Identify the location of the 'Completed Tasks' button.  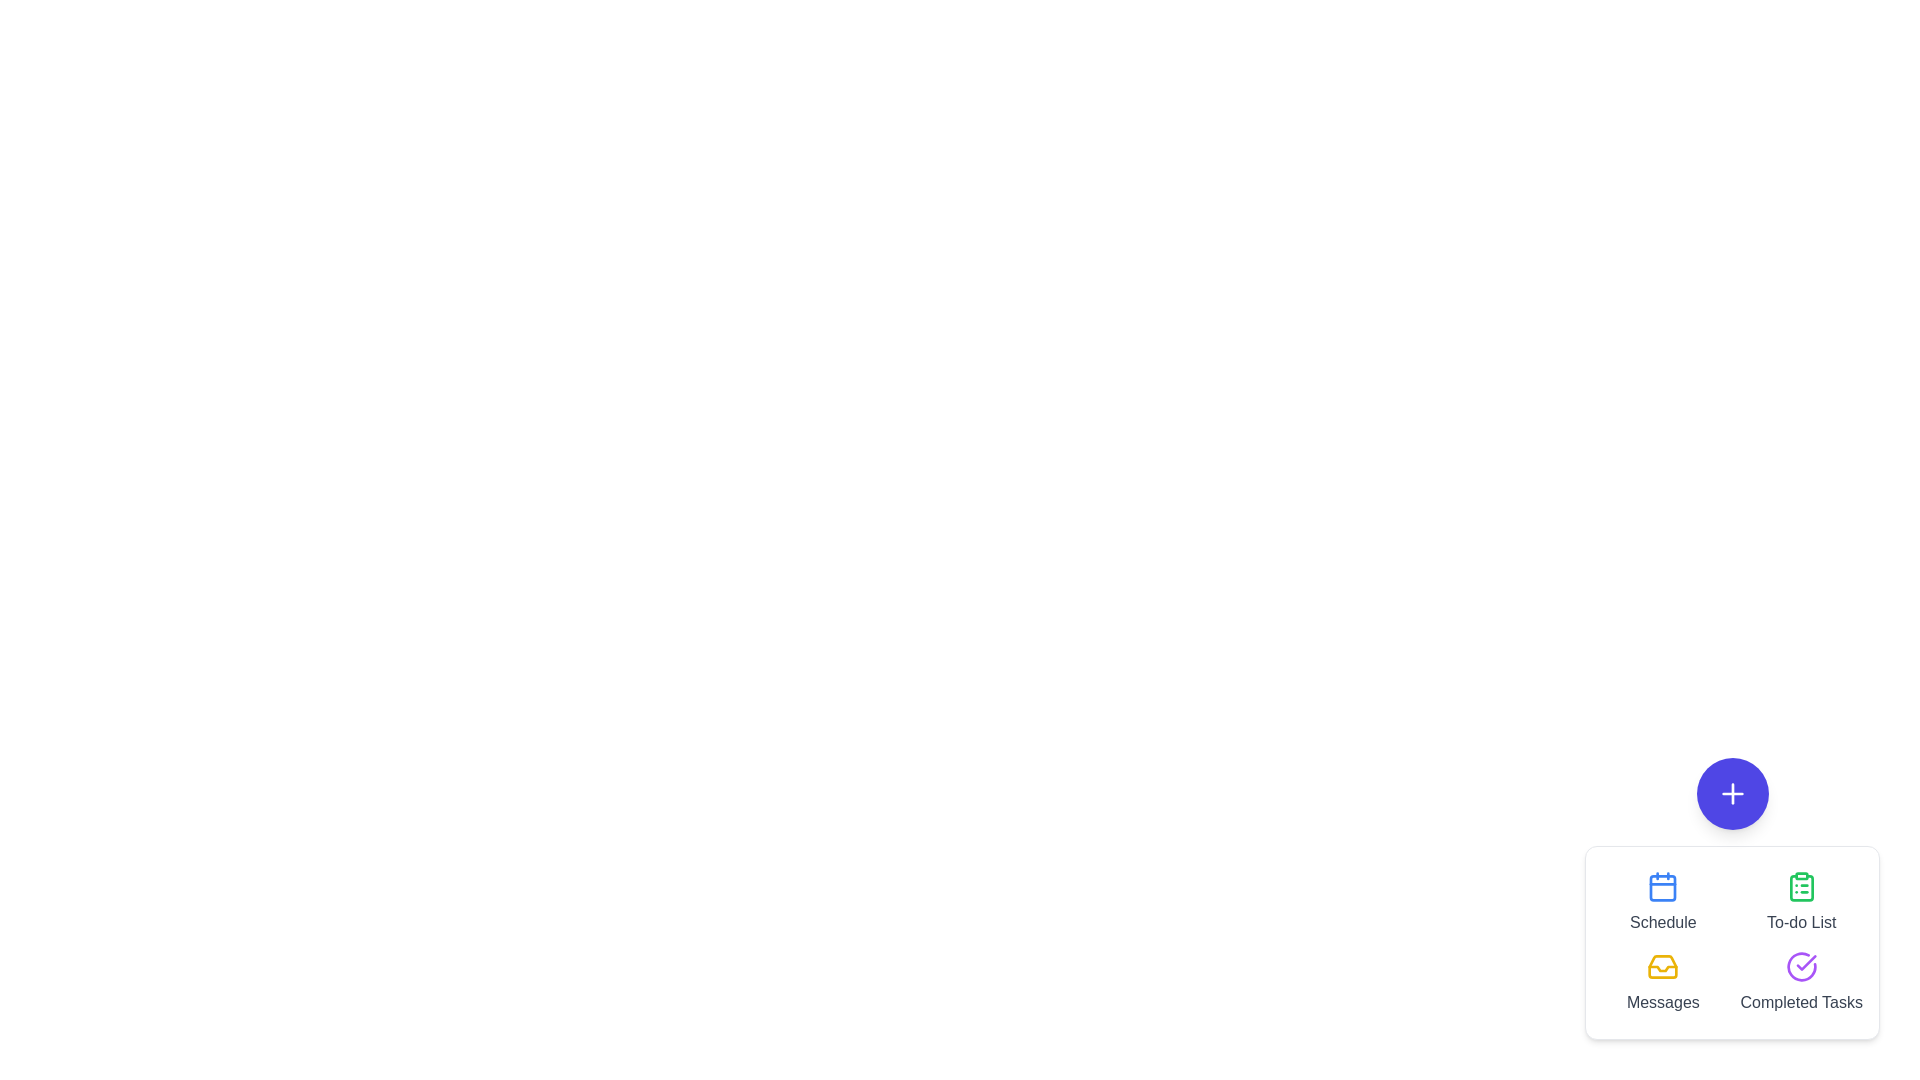
(1801, 982).